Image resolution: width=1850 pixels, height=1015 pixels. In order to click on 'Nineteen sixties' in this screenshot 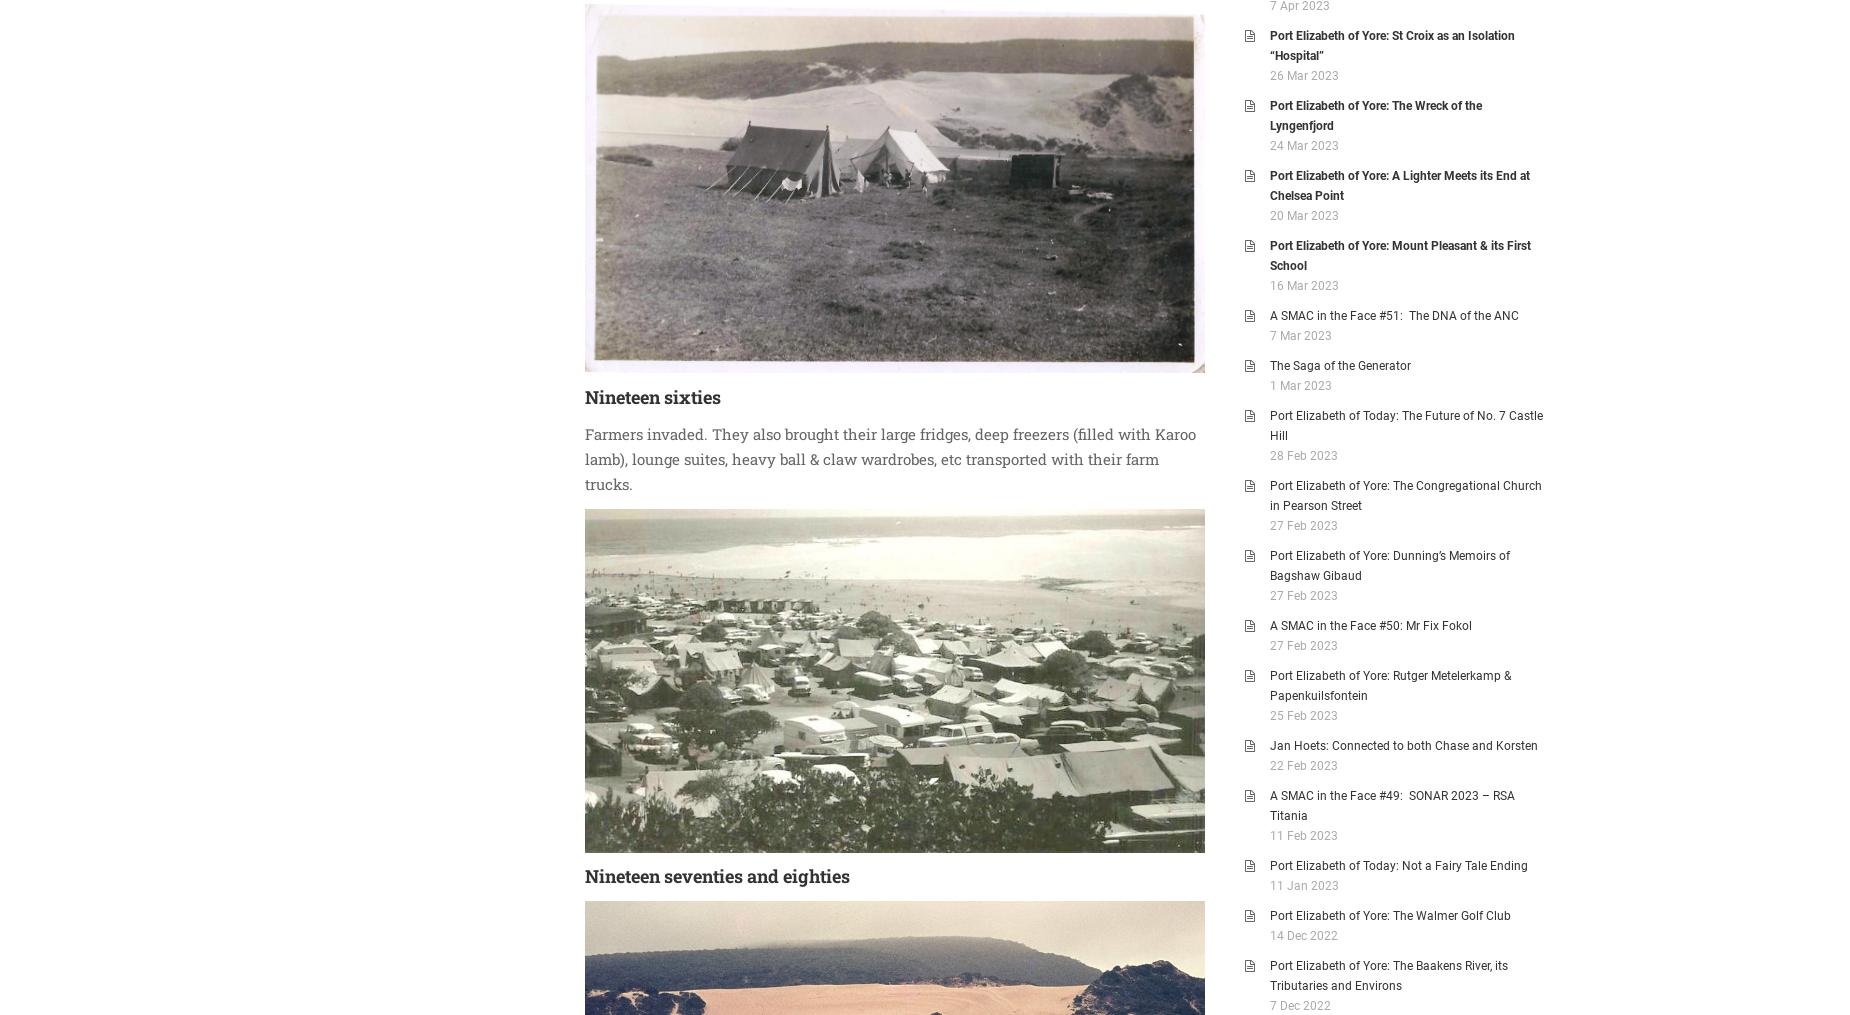, I will do `click(653, 395)`.